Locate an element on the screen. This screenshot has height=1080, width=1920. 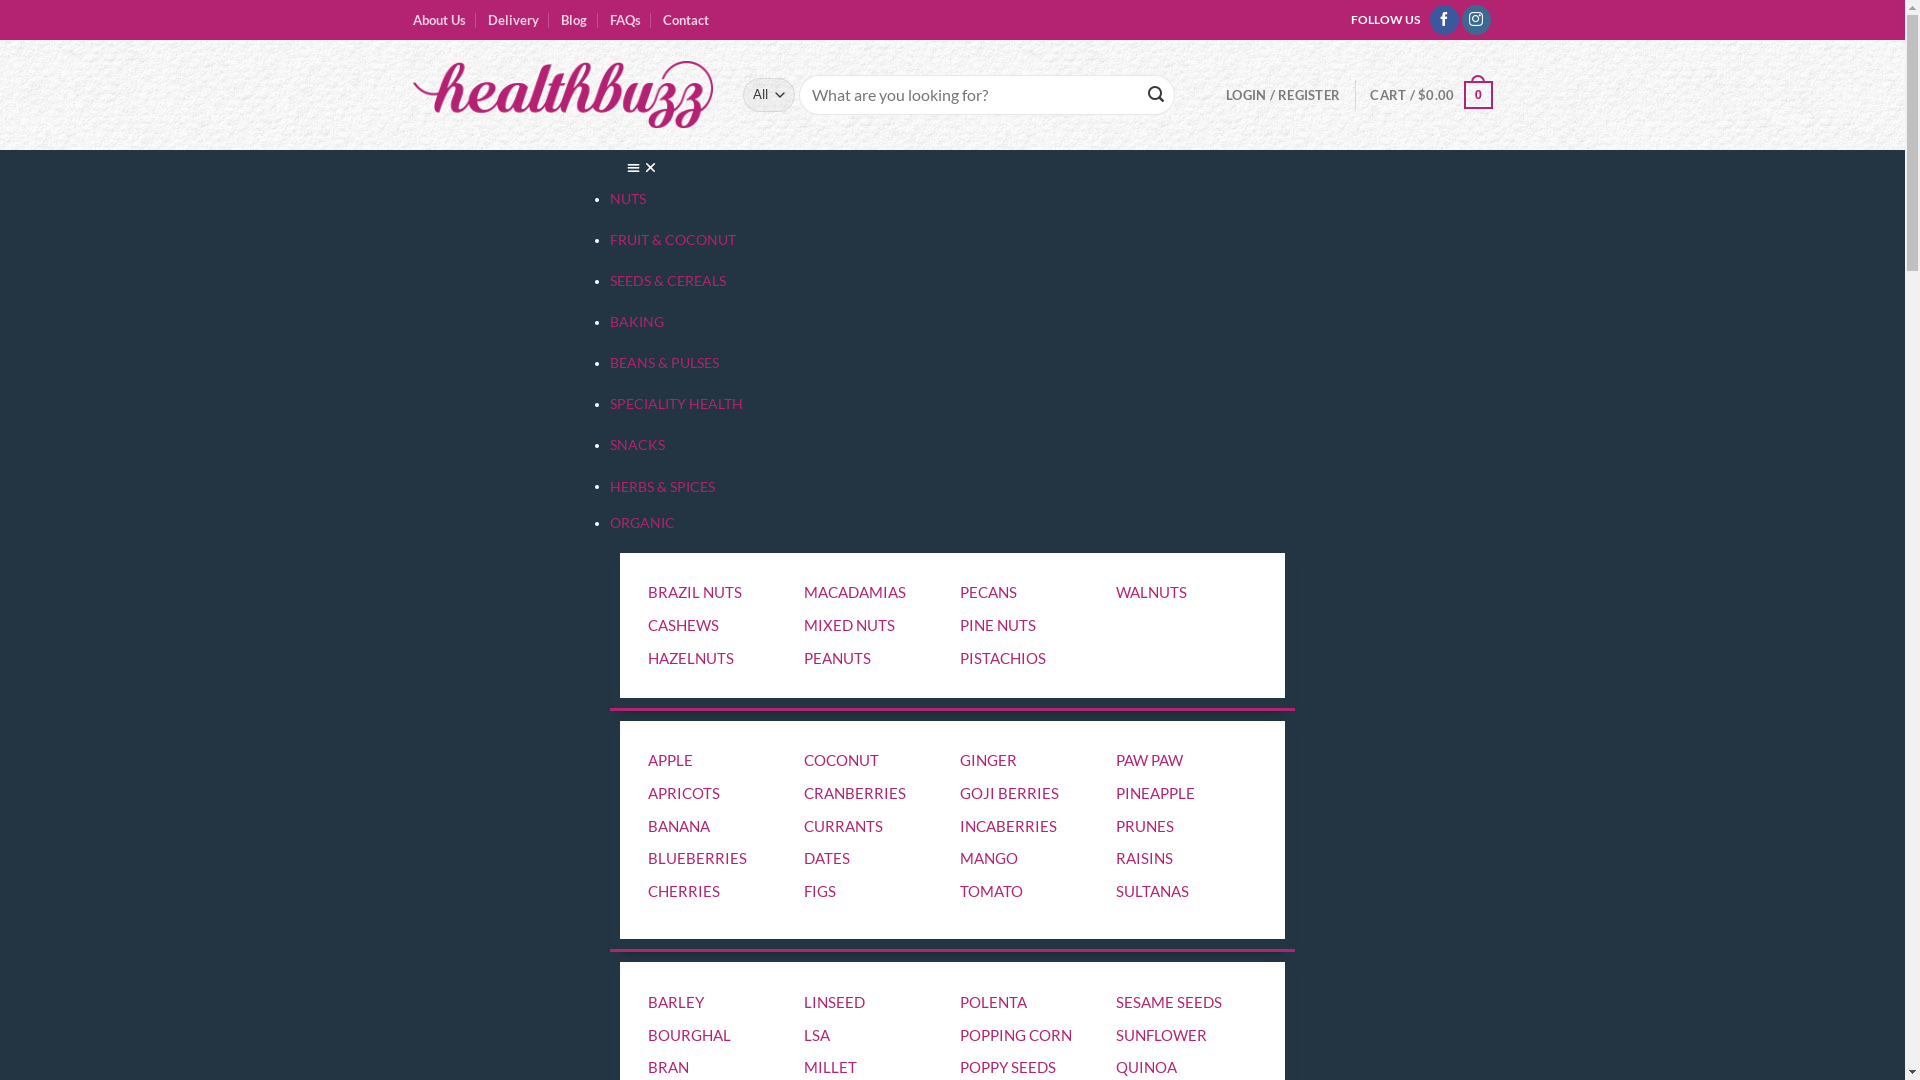
'SUNFLOWER' is located at coordinates (1161, 1034).